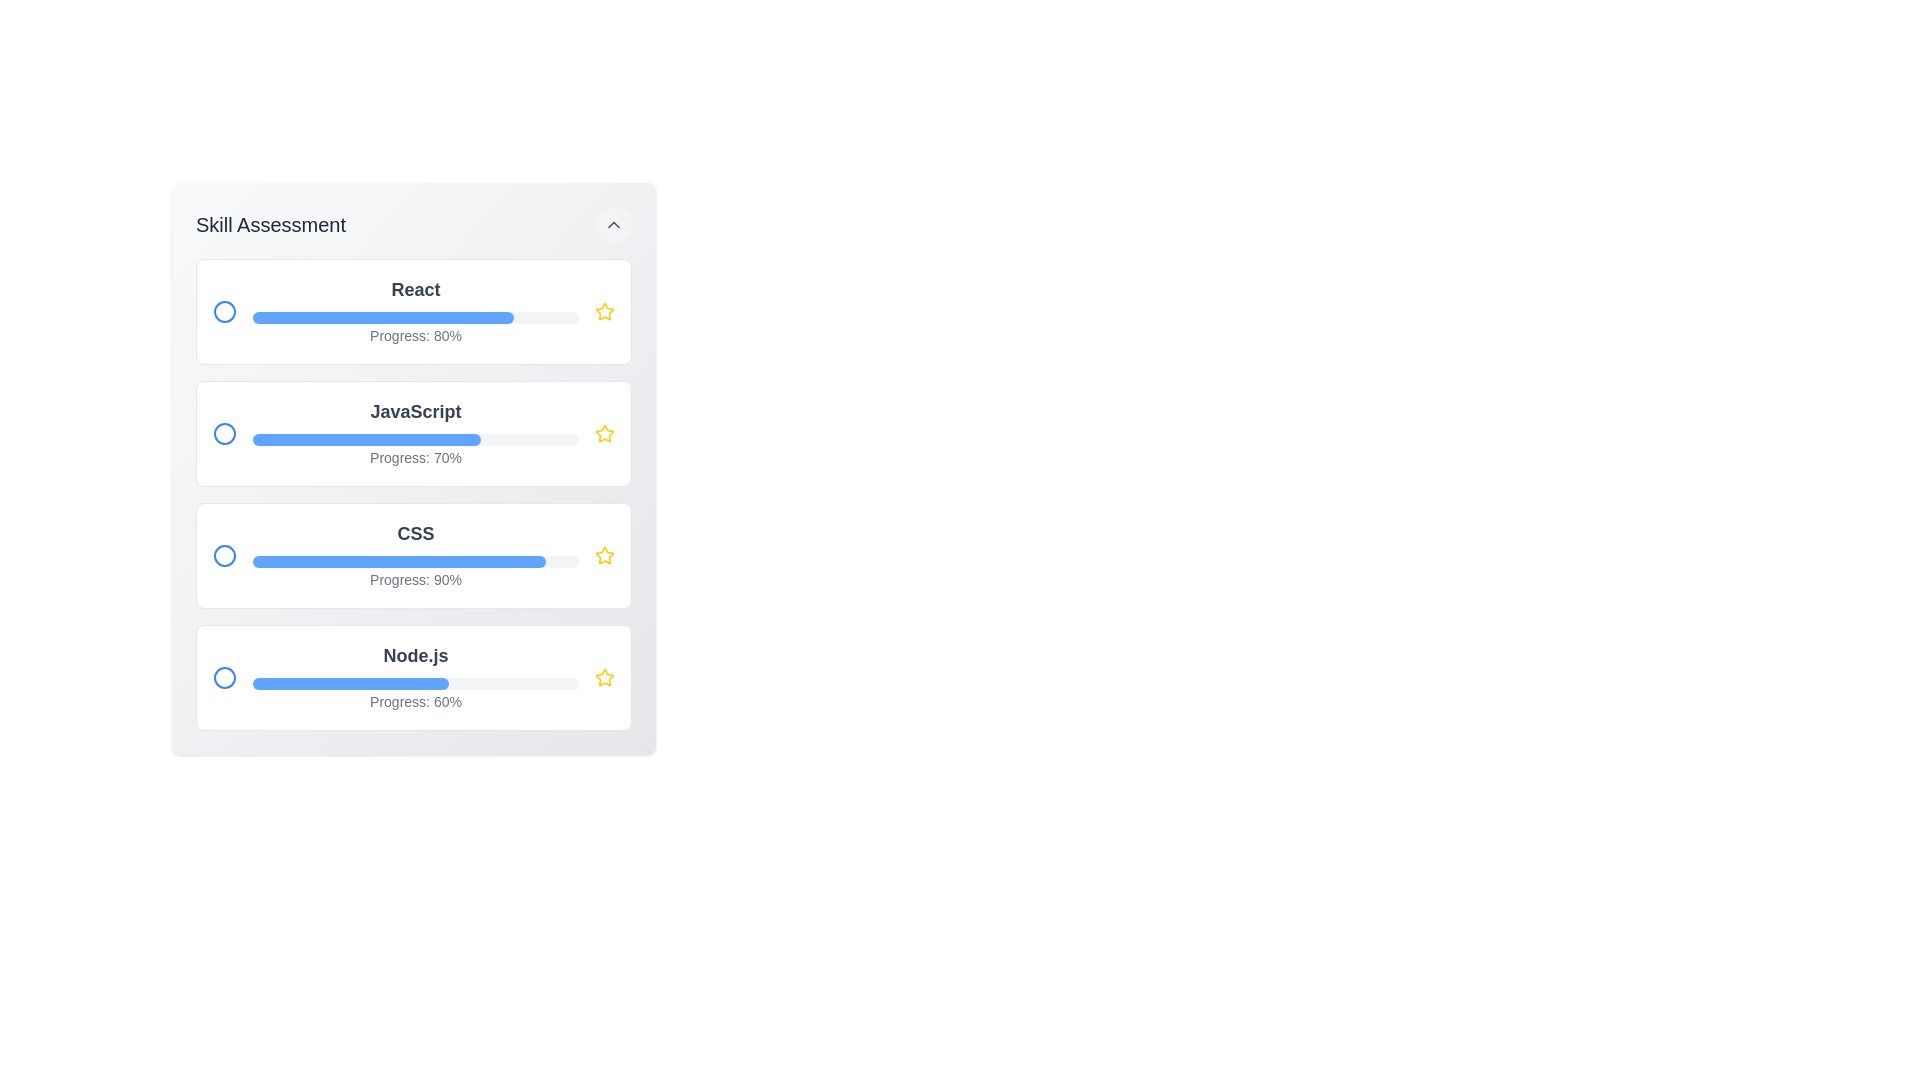 Image resolution: width=1920 pixels, height=1080 pixels. I want to click on the skill item corresponding to JavaScript, so click(412, 433).